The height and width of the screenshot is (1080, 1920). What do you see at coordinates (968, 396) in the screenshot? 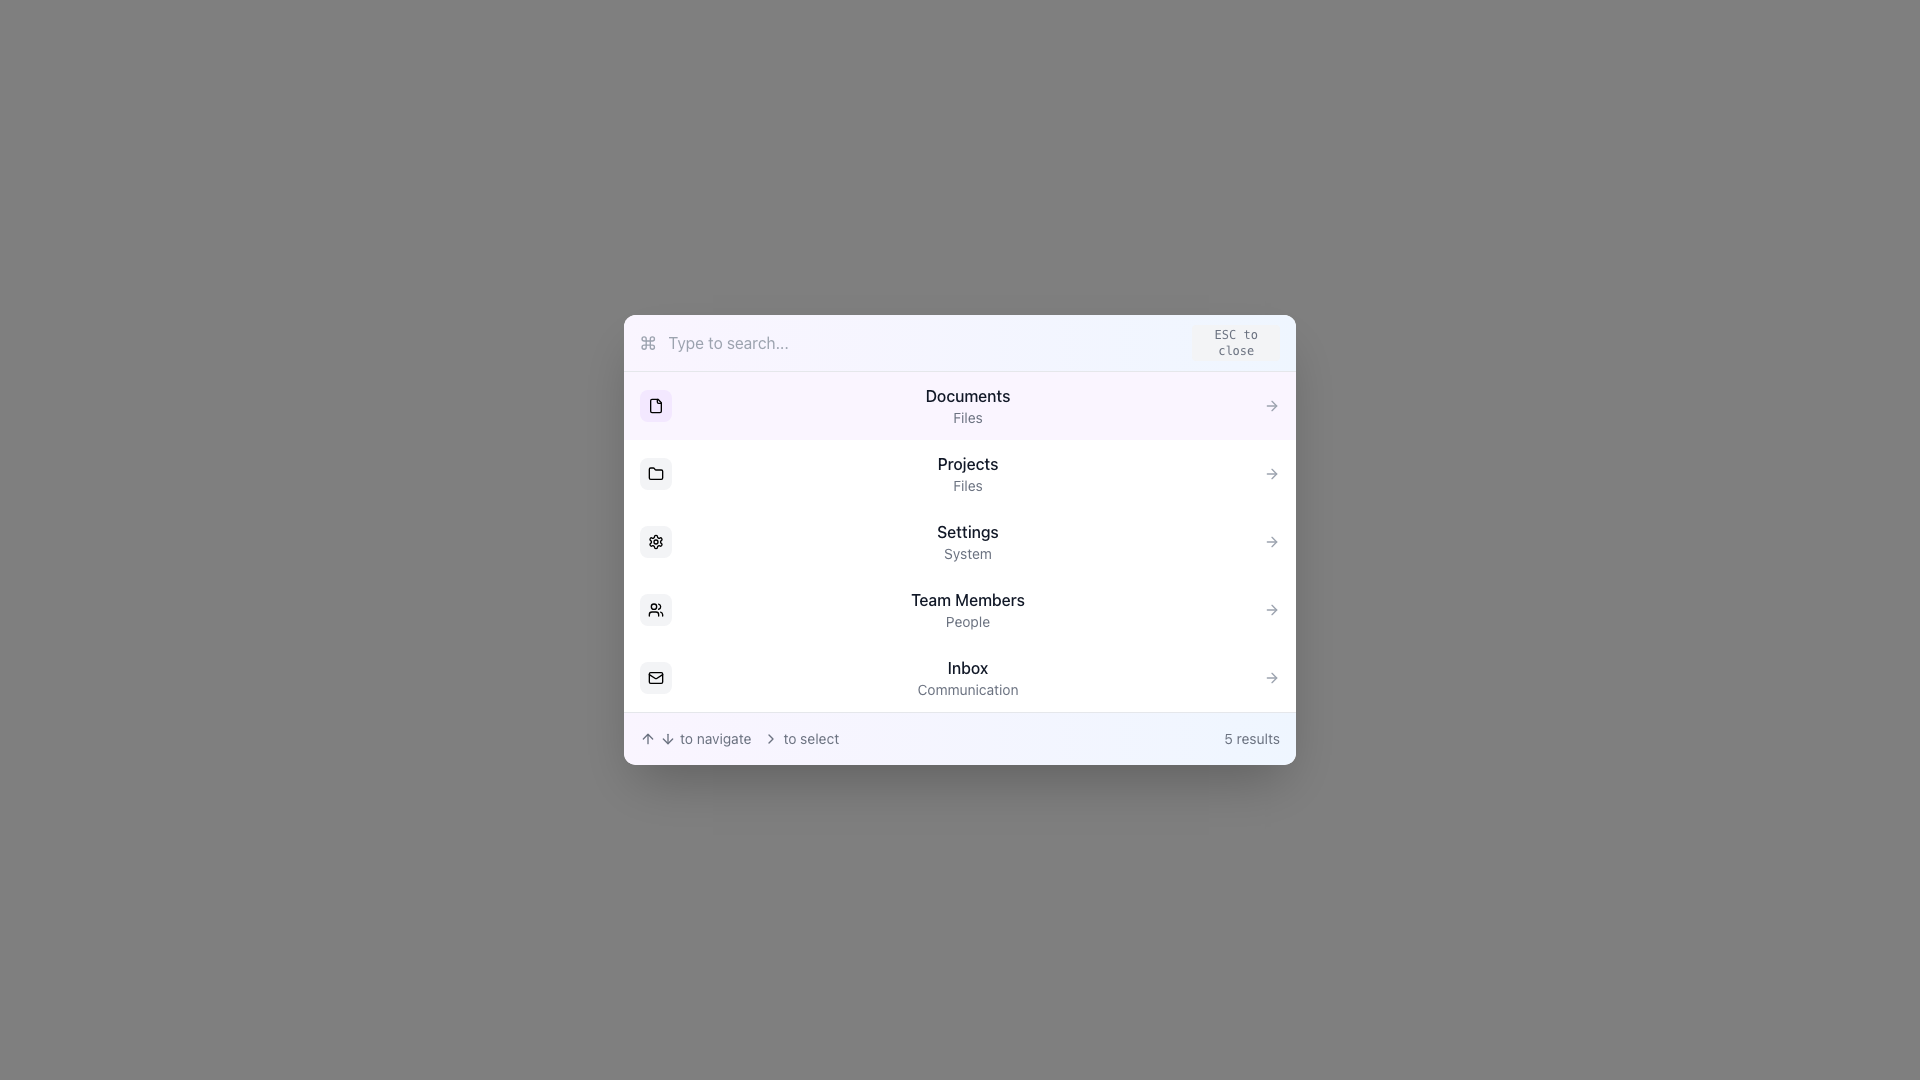
I see `main title label for the first menu item, which directs the user to the section related to documents, positioned above the text 'Files'` at bounding box center [968, 396].